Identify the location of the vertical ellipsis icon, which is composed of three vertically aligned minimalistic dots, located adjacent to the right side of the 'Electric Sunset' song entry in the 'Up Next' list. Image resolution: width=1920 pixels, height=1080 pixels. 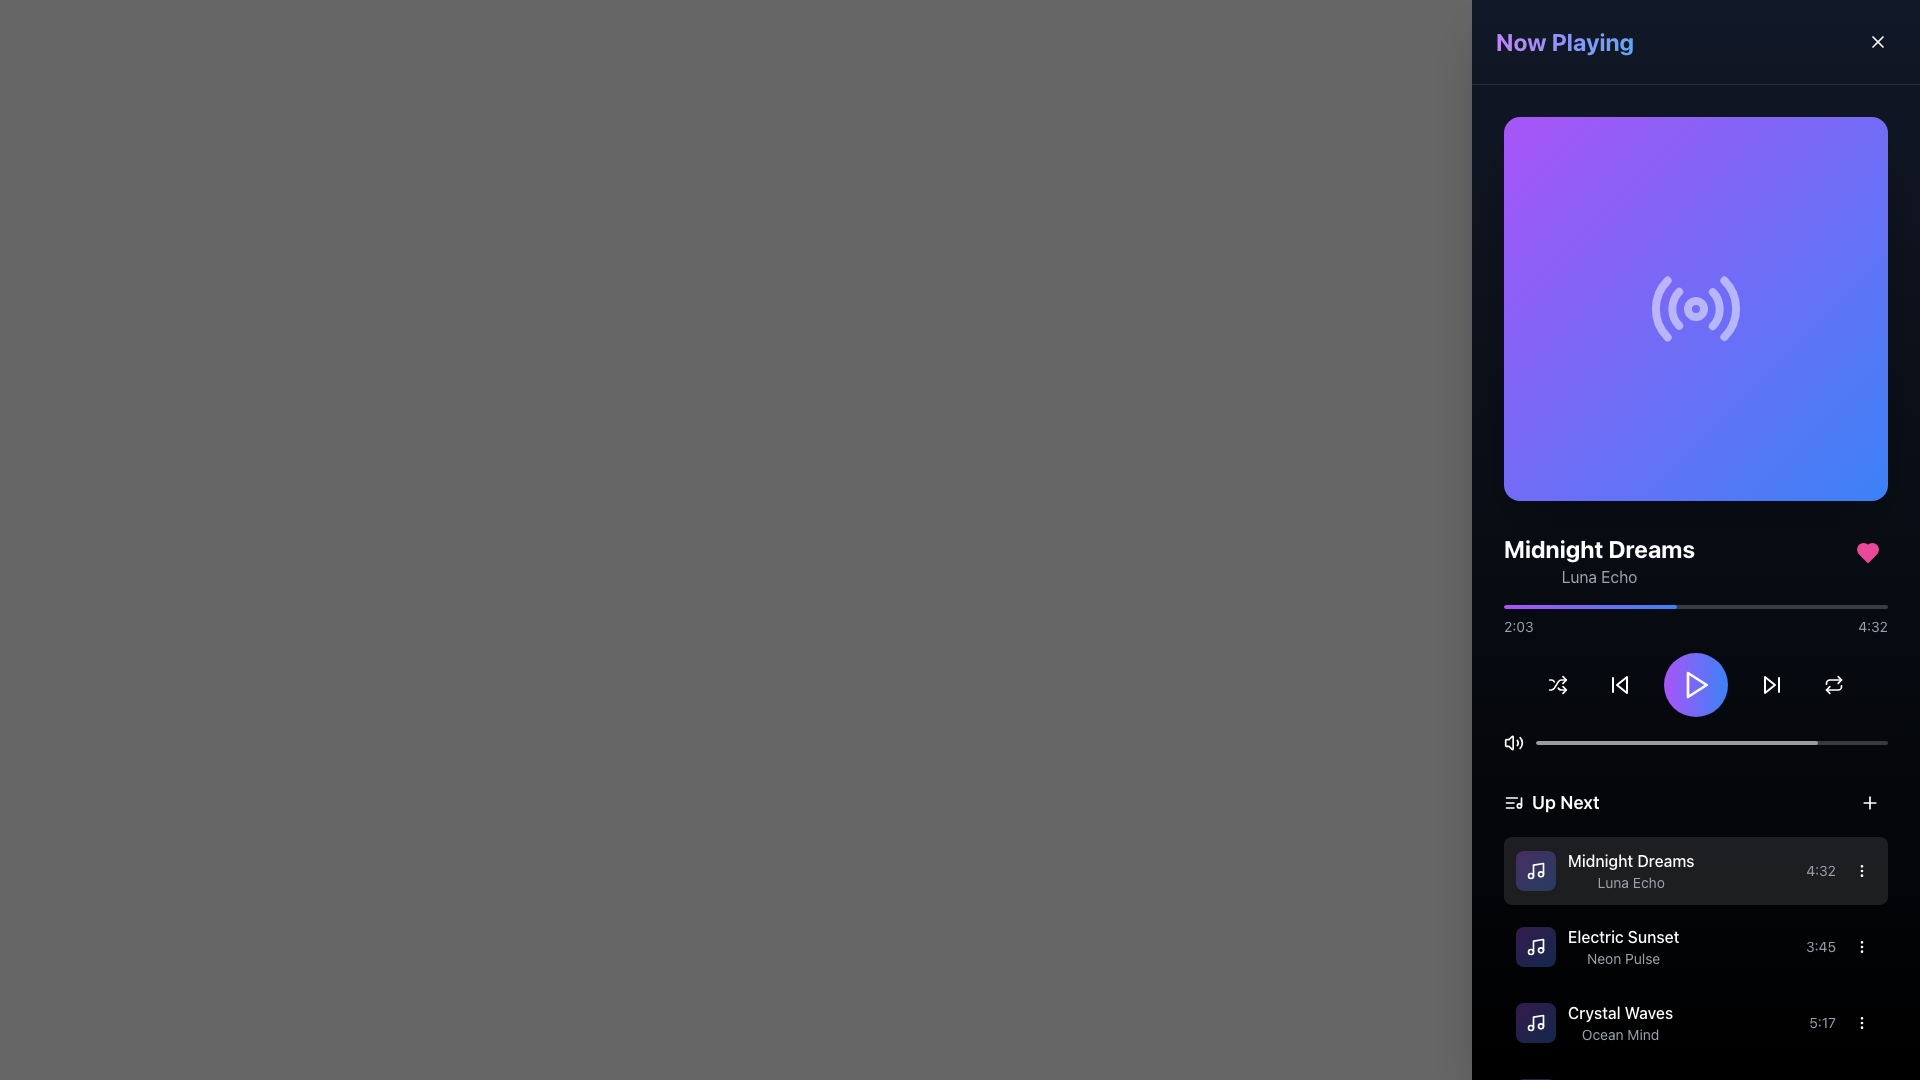
(1861, 946).